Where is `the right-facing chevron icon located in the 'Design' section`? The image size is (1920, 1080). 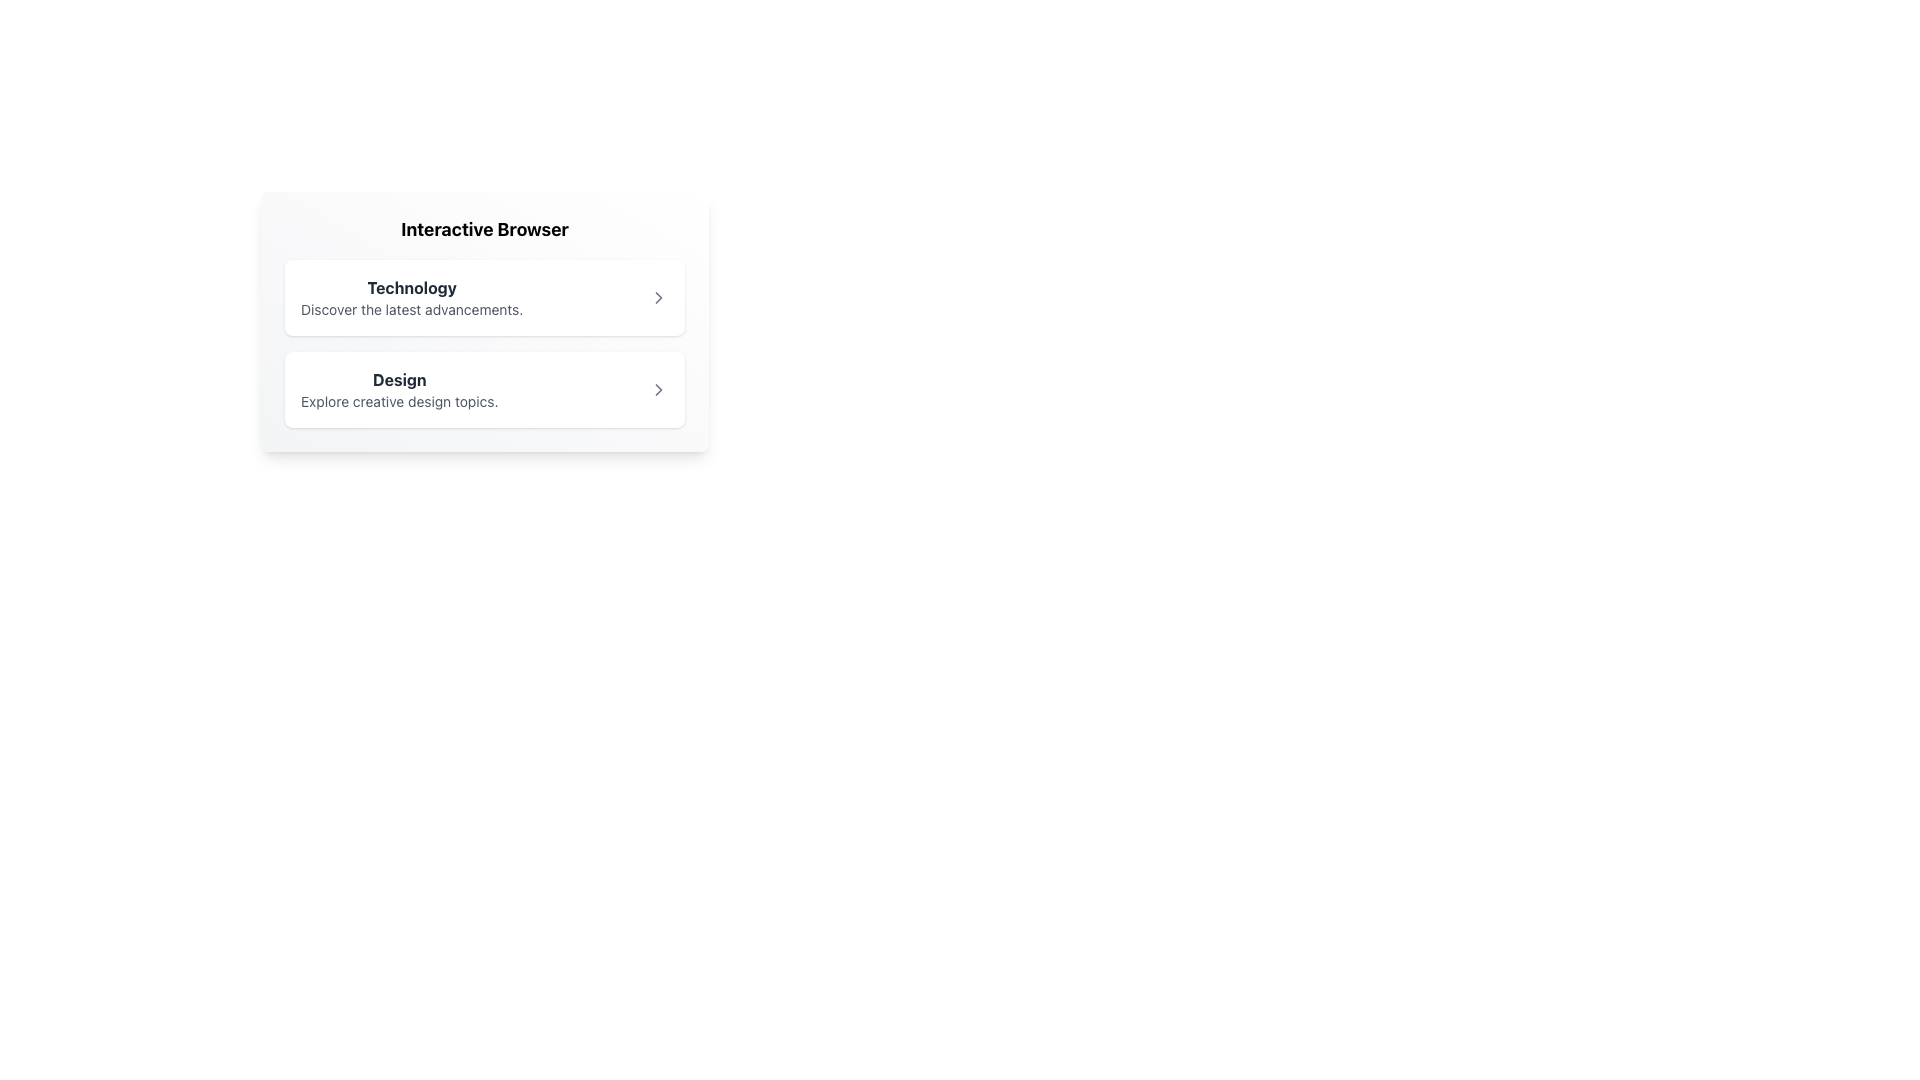 the right-facing chevron icon located in the 'Design' section is located at coordinates (658, 389).